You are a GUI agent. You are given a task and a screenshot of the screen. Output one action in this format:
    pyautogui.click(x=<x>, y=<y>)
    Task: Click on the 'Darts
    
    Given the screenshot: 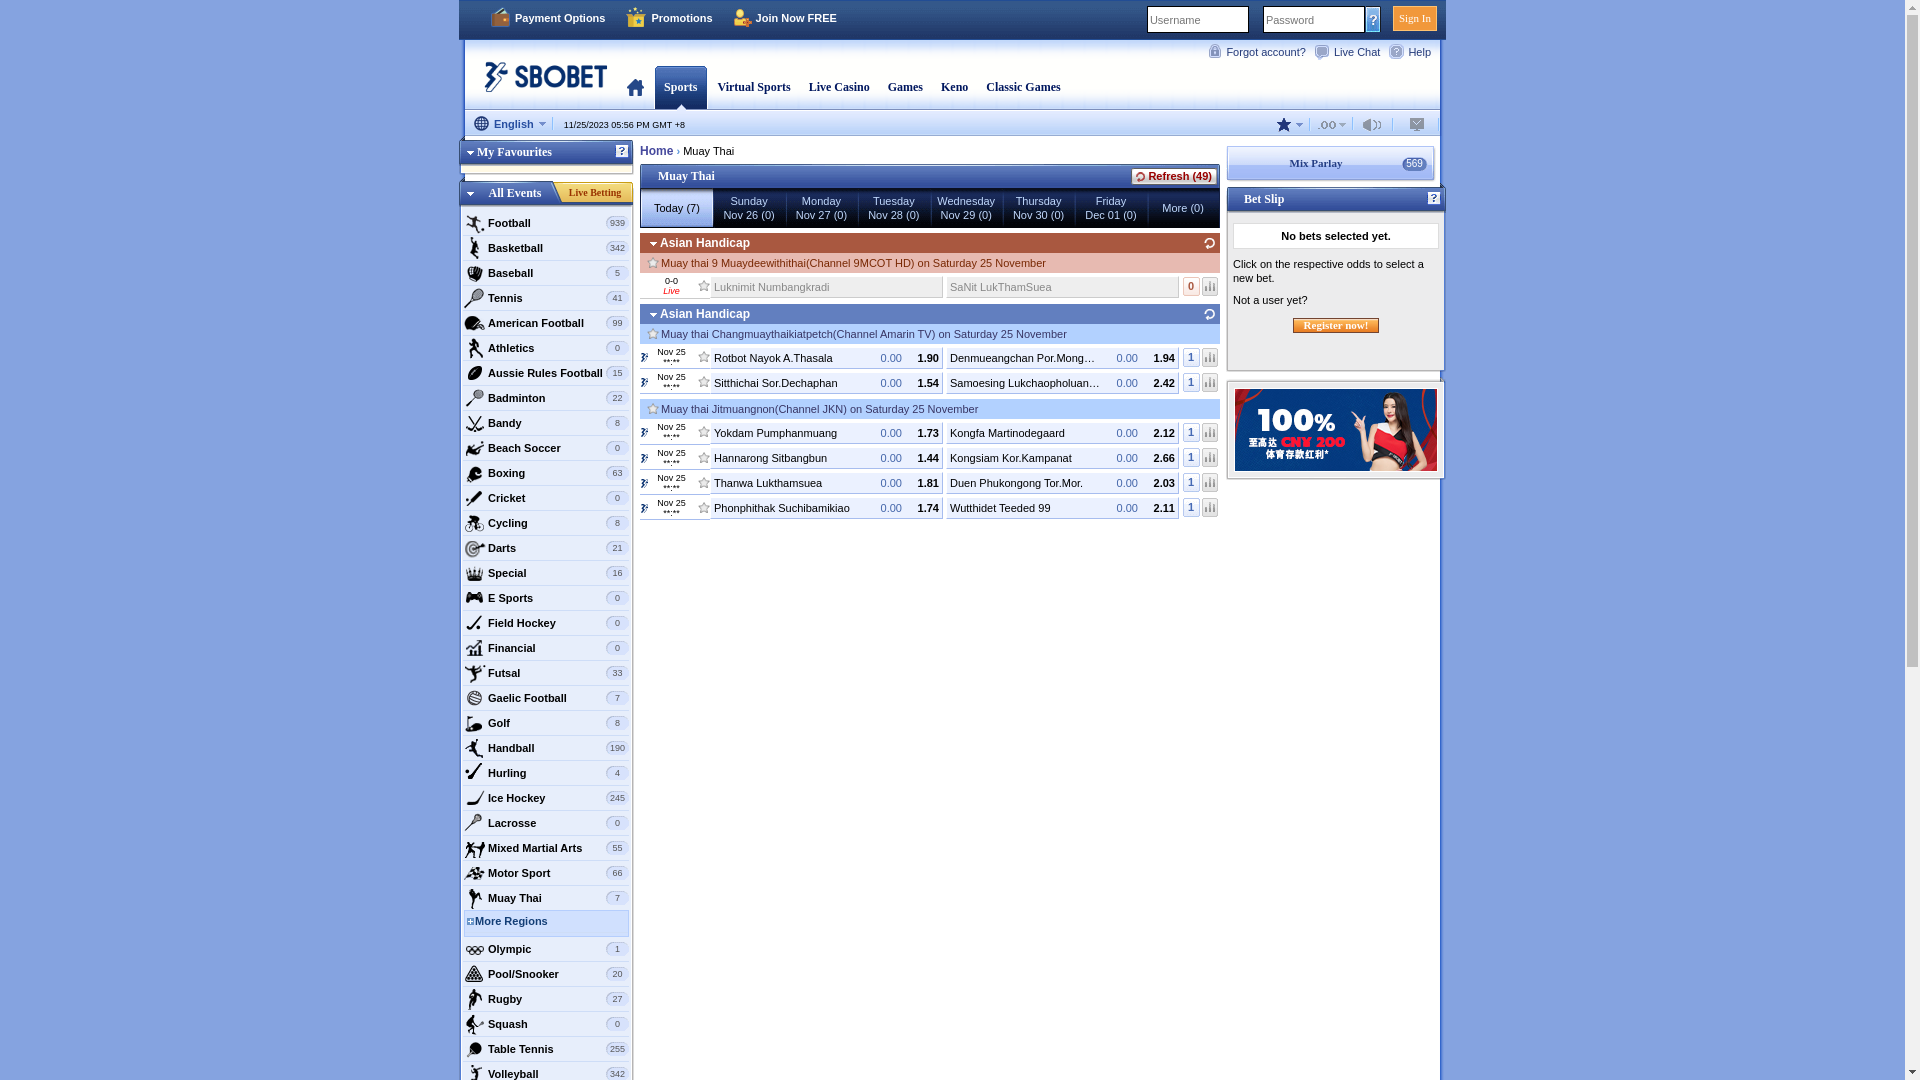 What is the action you would take?
    pyautogui.click(x=461, y=547)
    